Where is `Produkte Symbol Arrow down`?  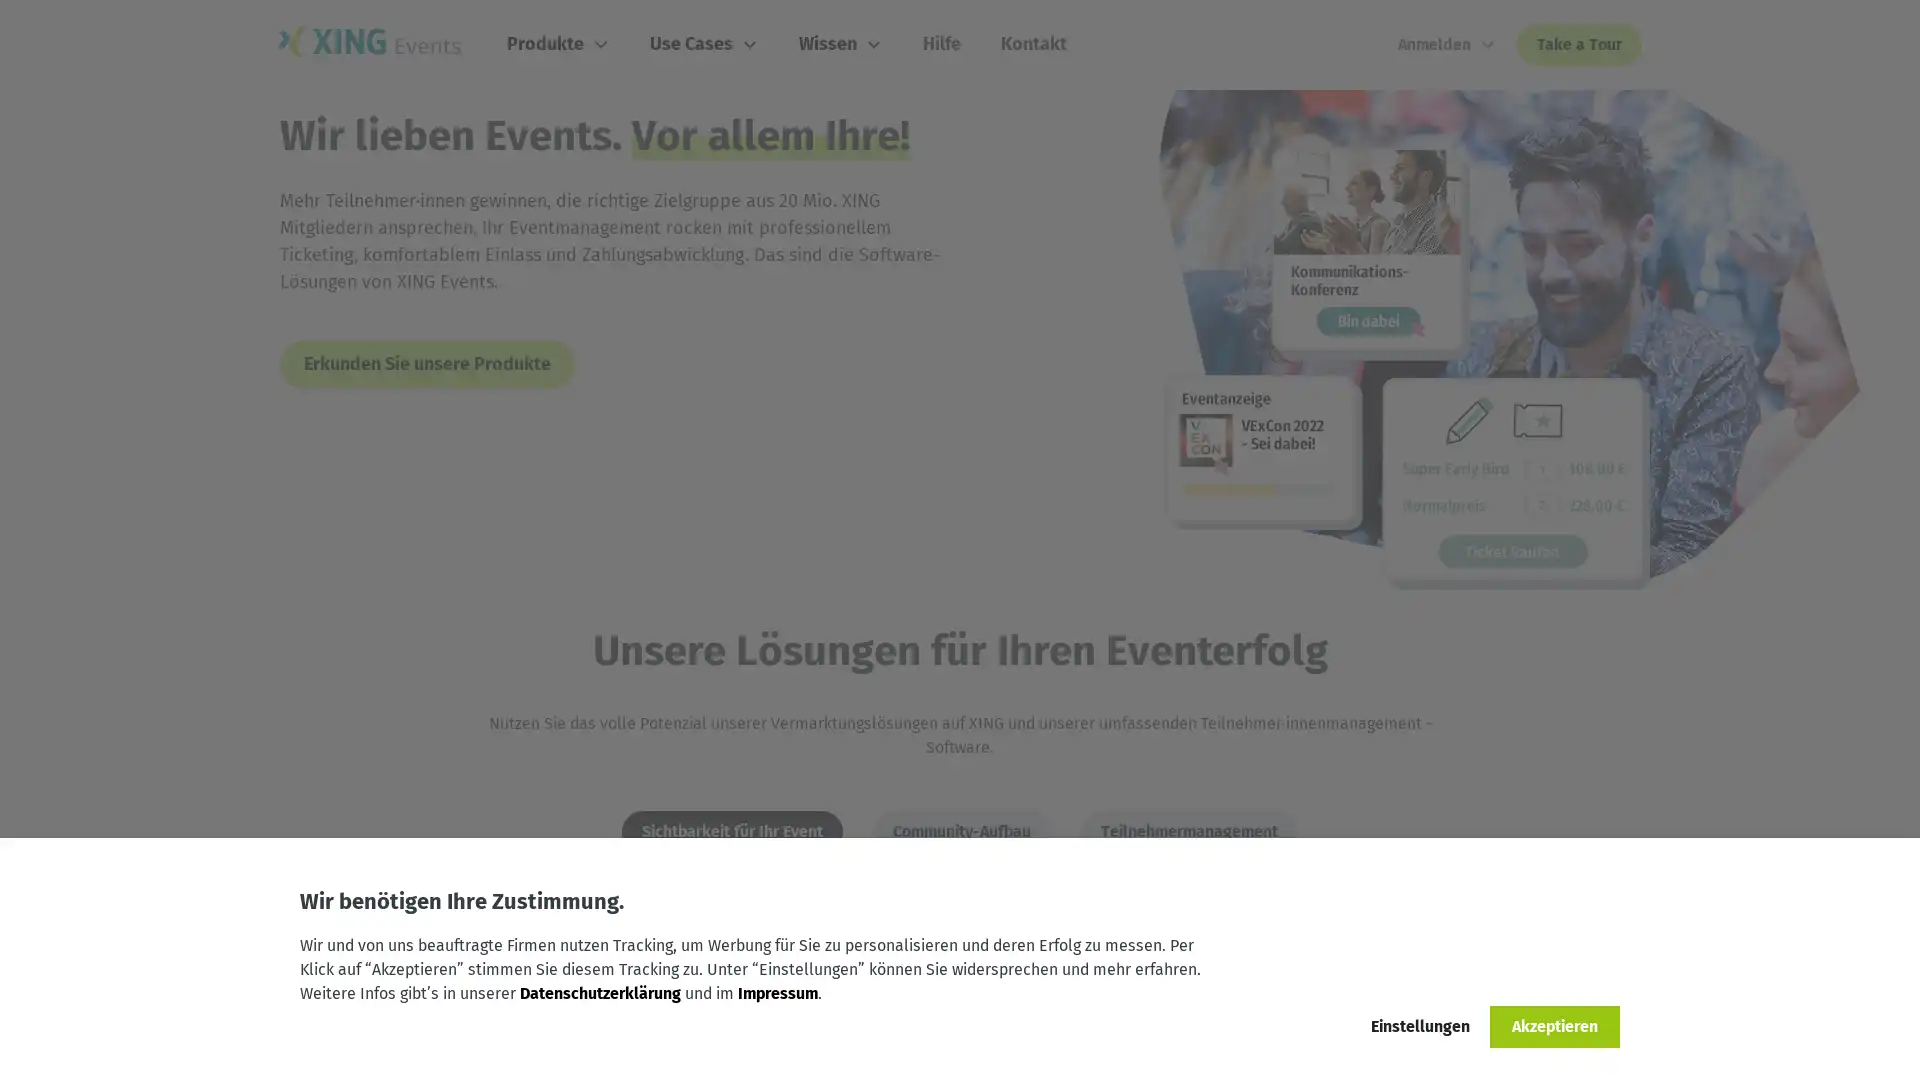 Produkte Symbol Arrow down is located at coordinates (560, 44).